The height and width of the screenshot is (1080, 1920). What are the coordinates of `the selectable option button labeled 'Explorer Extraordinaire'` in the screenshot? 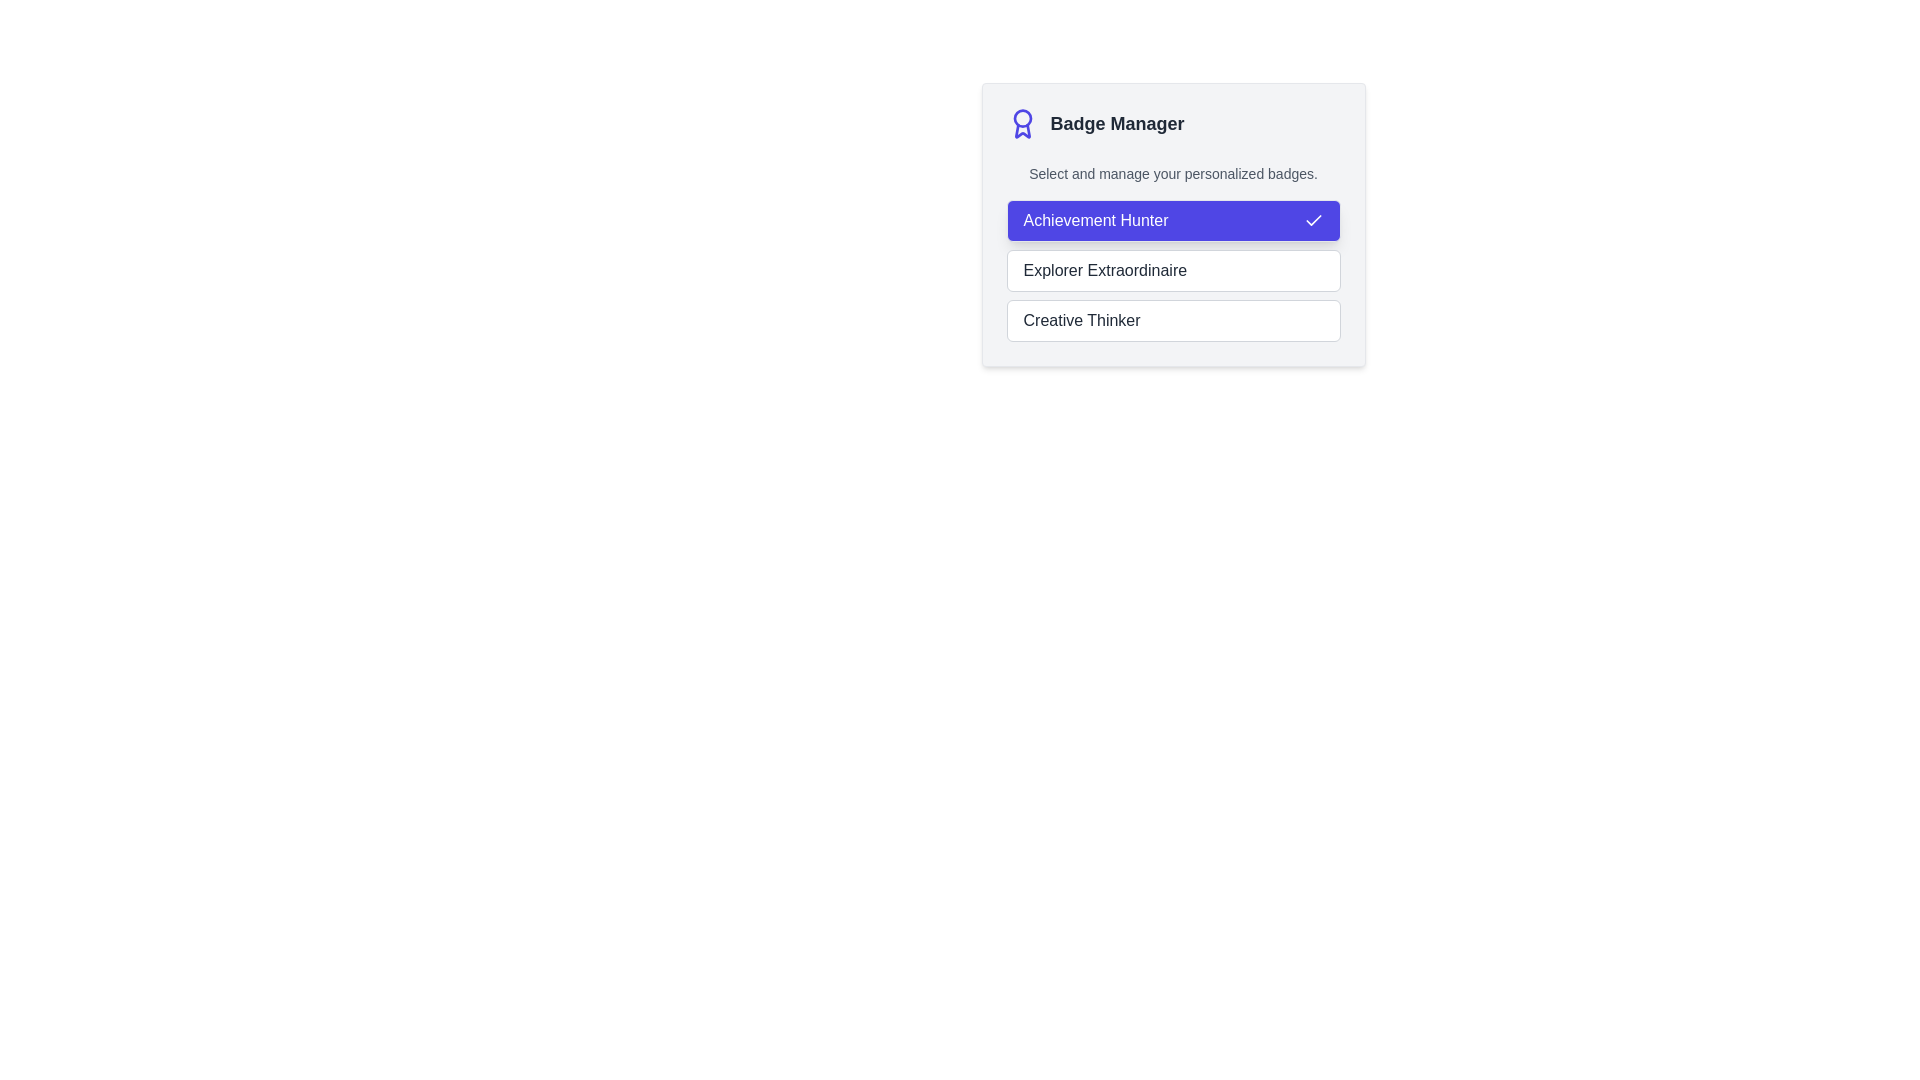 It's located at (1173, 270).